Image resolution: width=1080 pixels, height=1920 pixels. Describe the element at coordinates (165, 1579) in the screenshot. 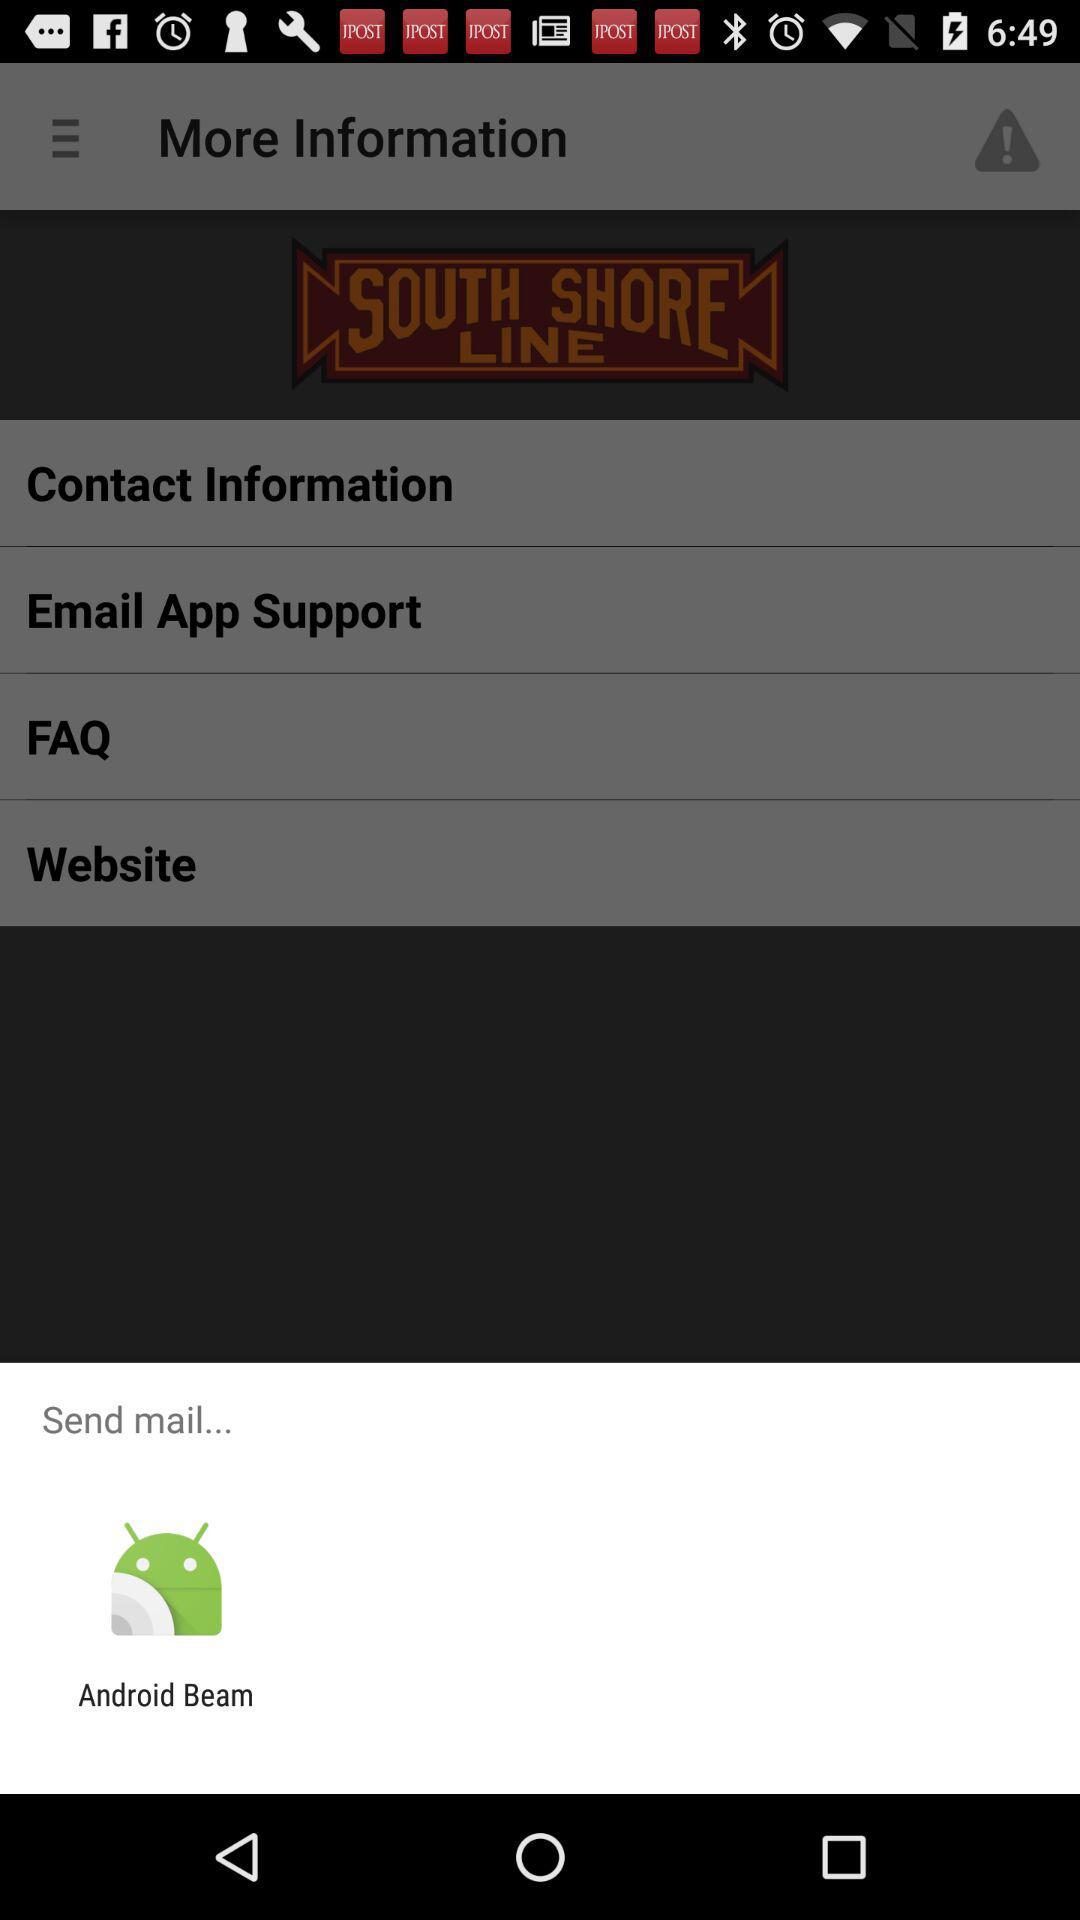

I see `the app above the android beam app` at that location.